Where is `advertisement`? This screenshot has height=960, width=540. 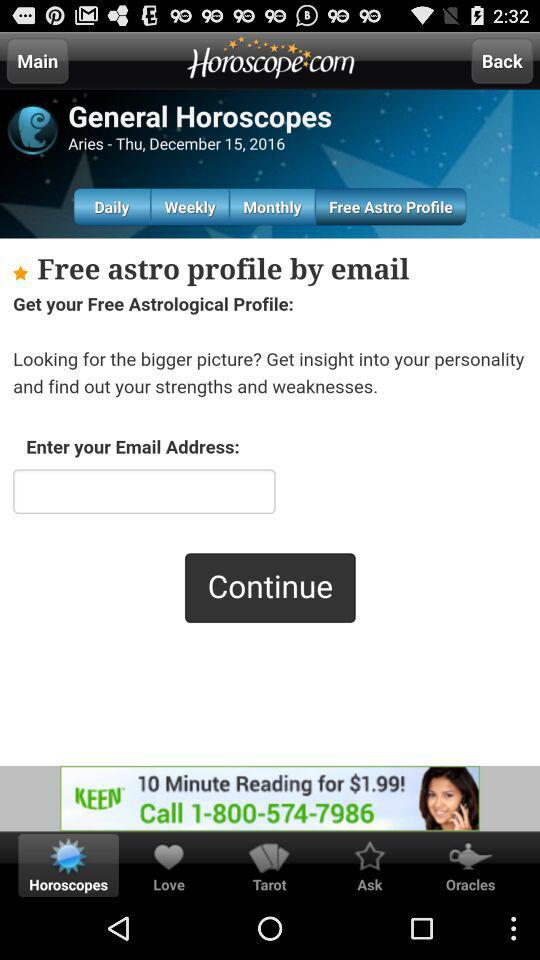
advertisement is located at coordinates (270, 798).